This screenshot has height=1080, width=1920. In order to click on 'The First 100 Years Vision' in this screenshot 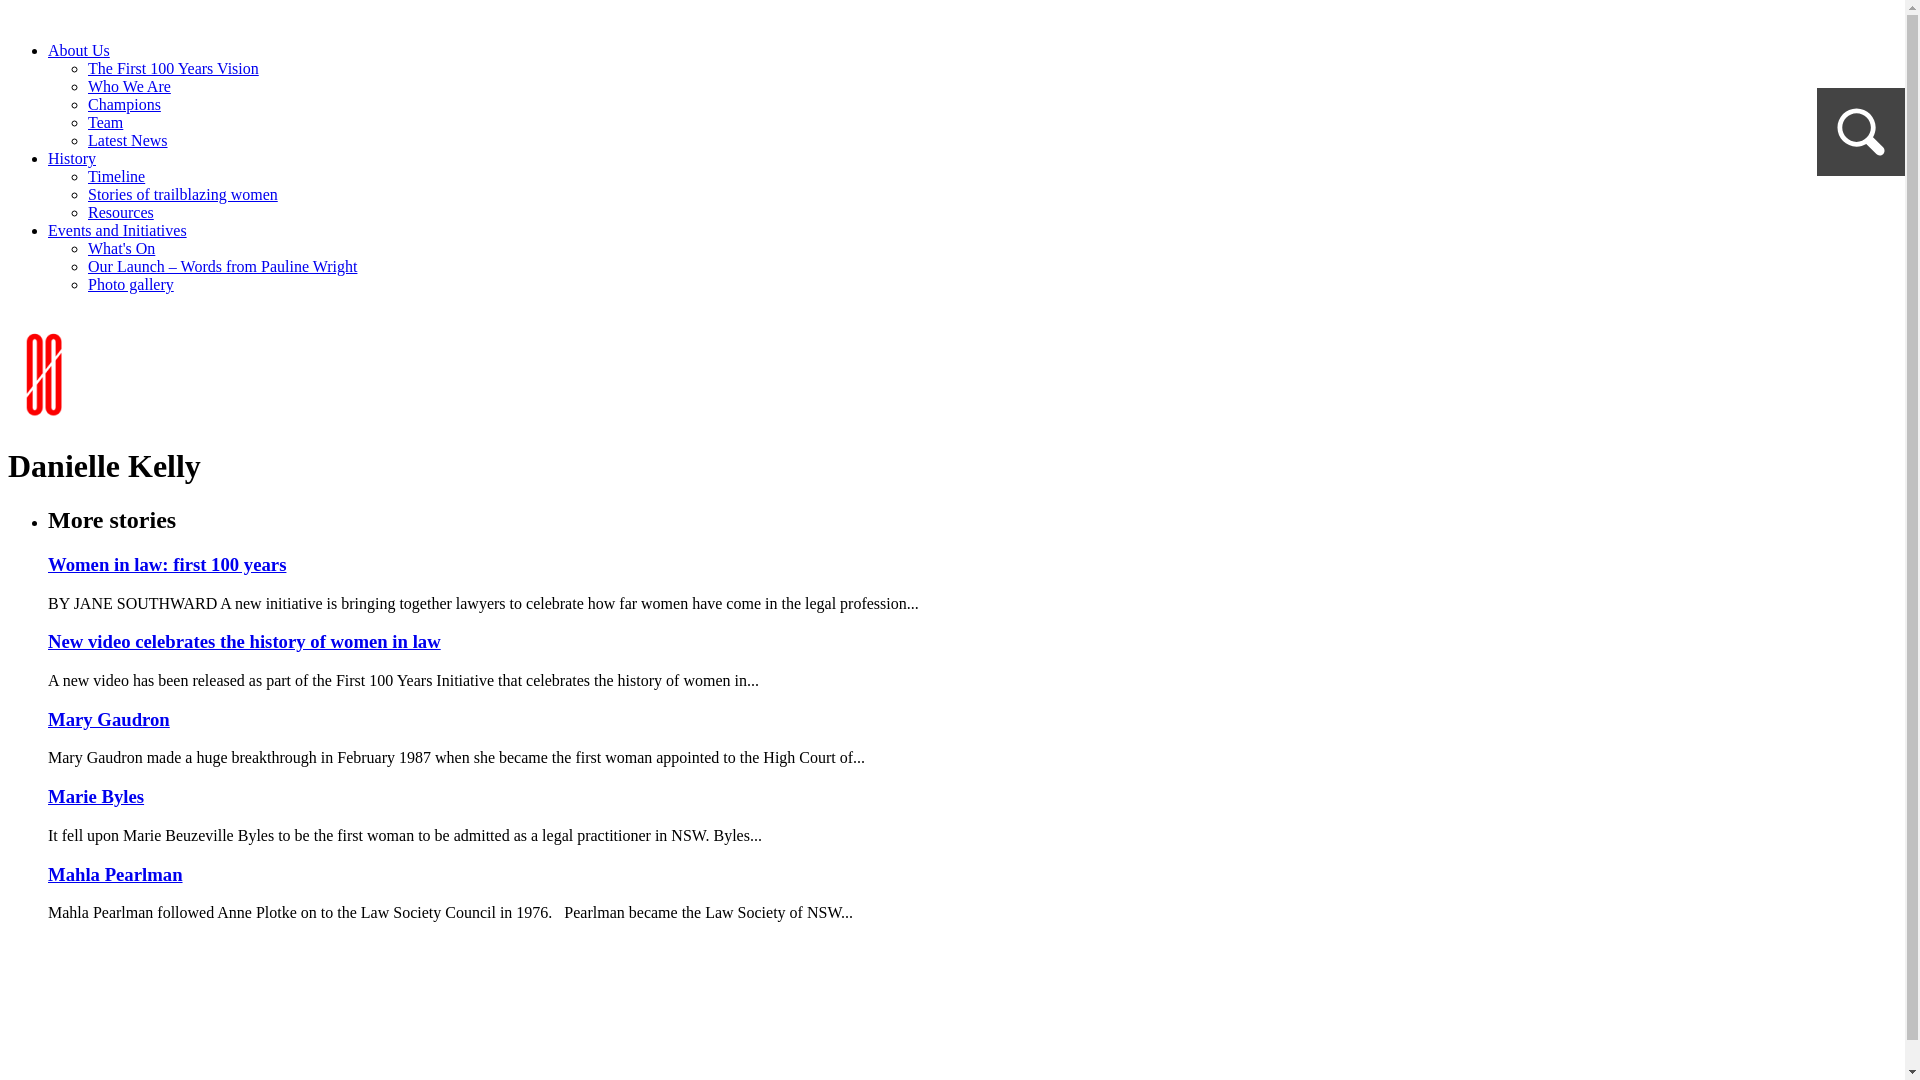, I will do `click(173, 67)`.